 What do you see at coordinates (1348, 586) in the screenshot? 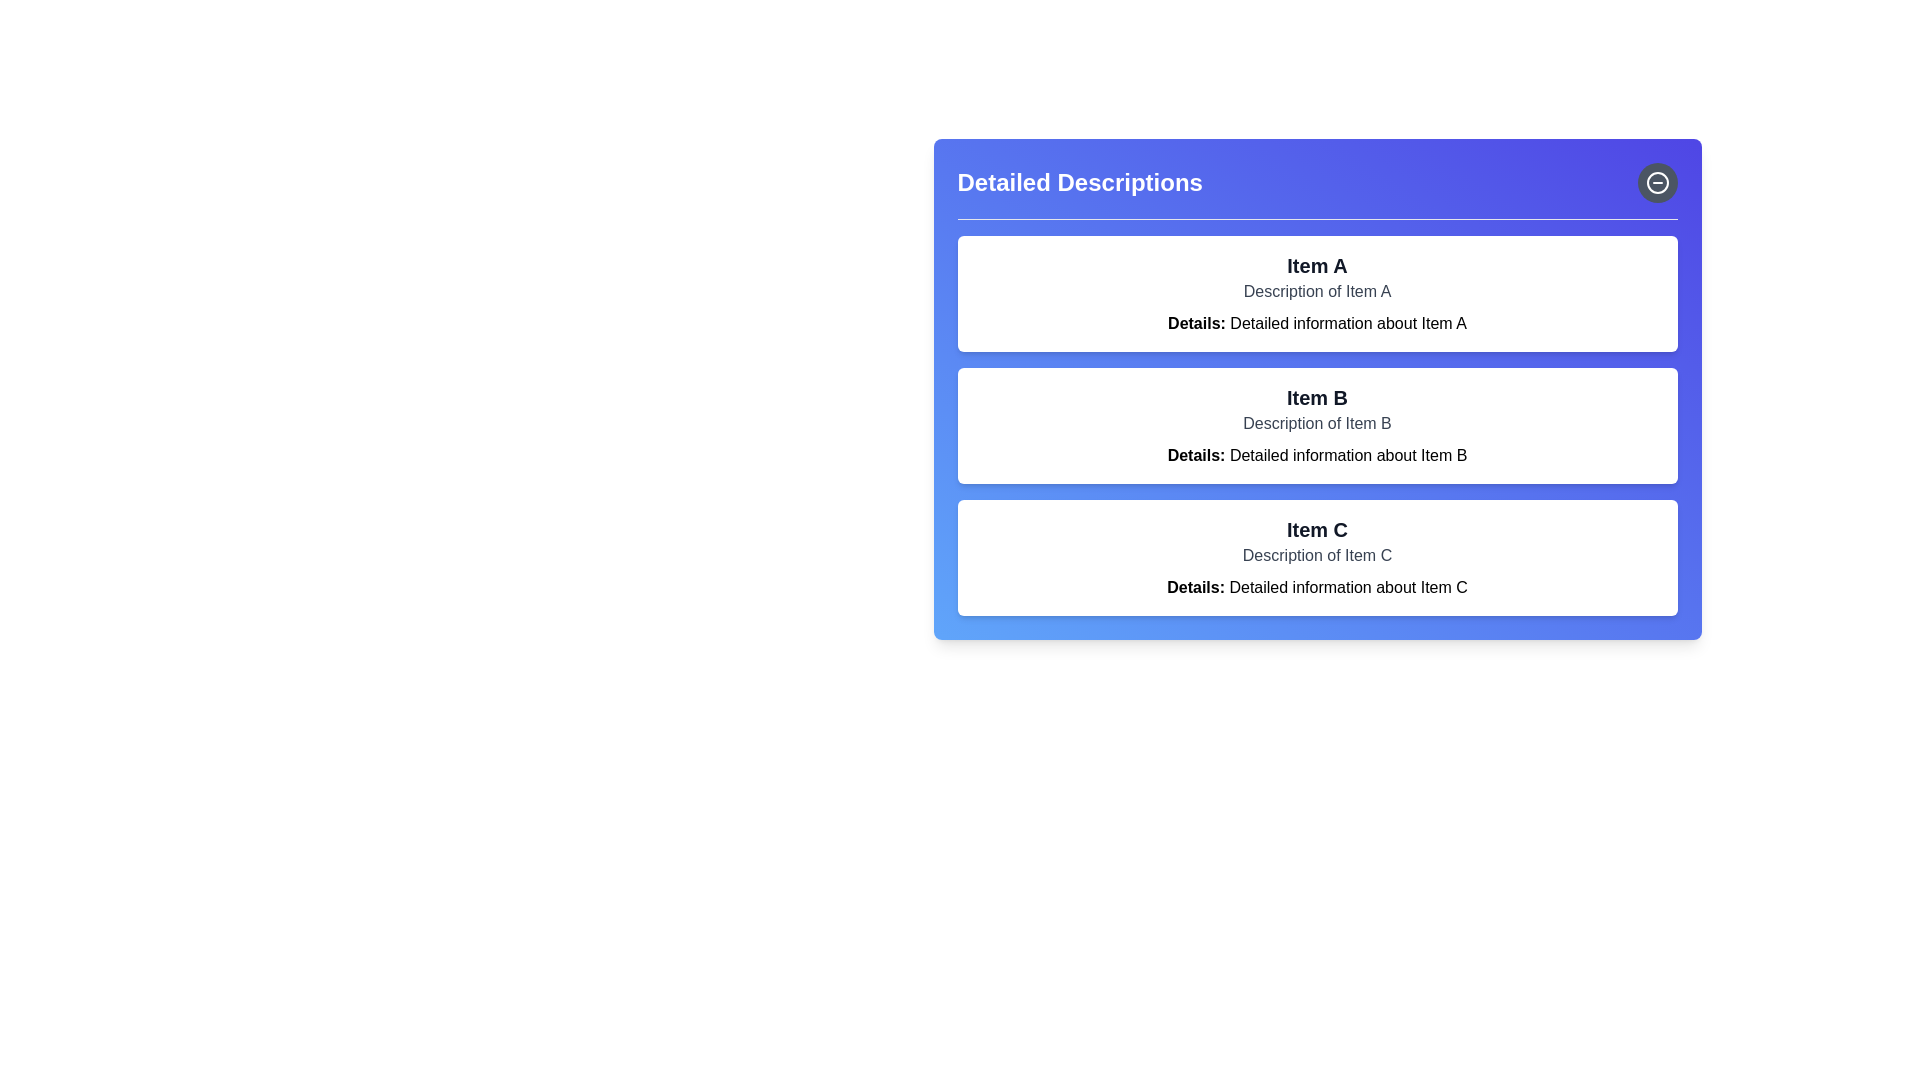
I see `text label displaying 'Detailed information about Item C' located in the 'Details:' field of the 'Item C' section` at bounding box center [1348, 586].